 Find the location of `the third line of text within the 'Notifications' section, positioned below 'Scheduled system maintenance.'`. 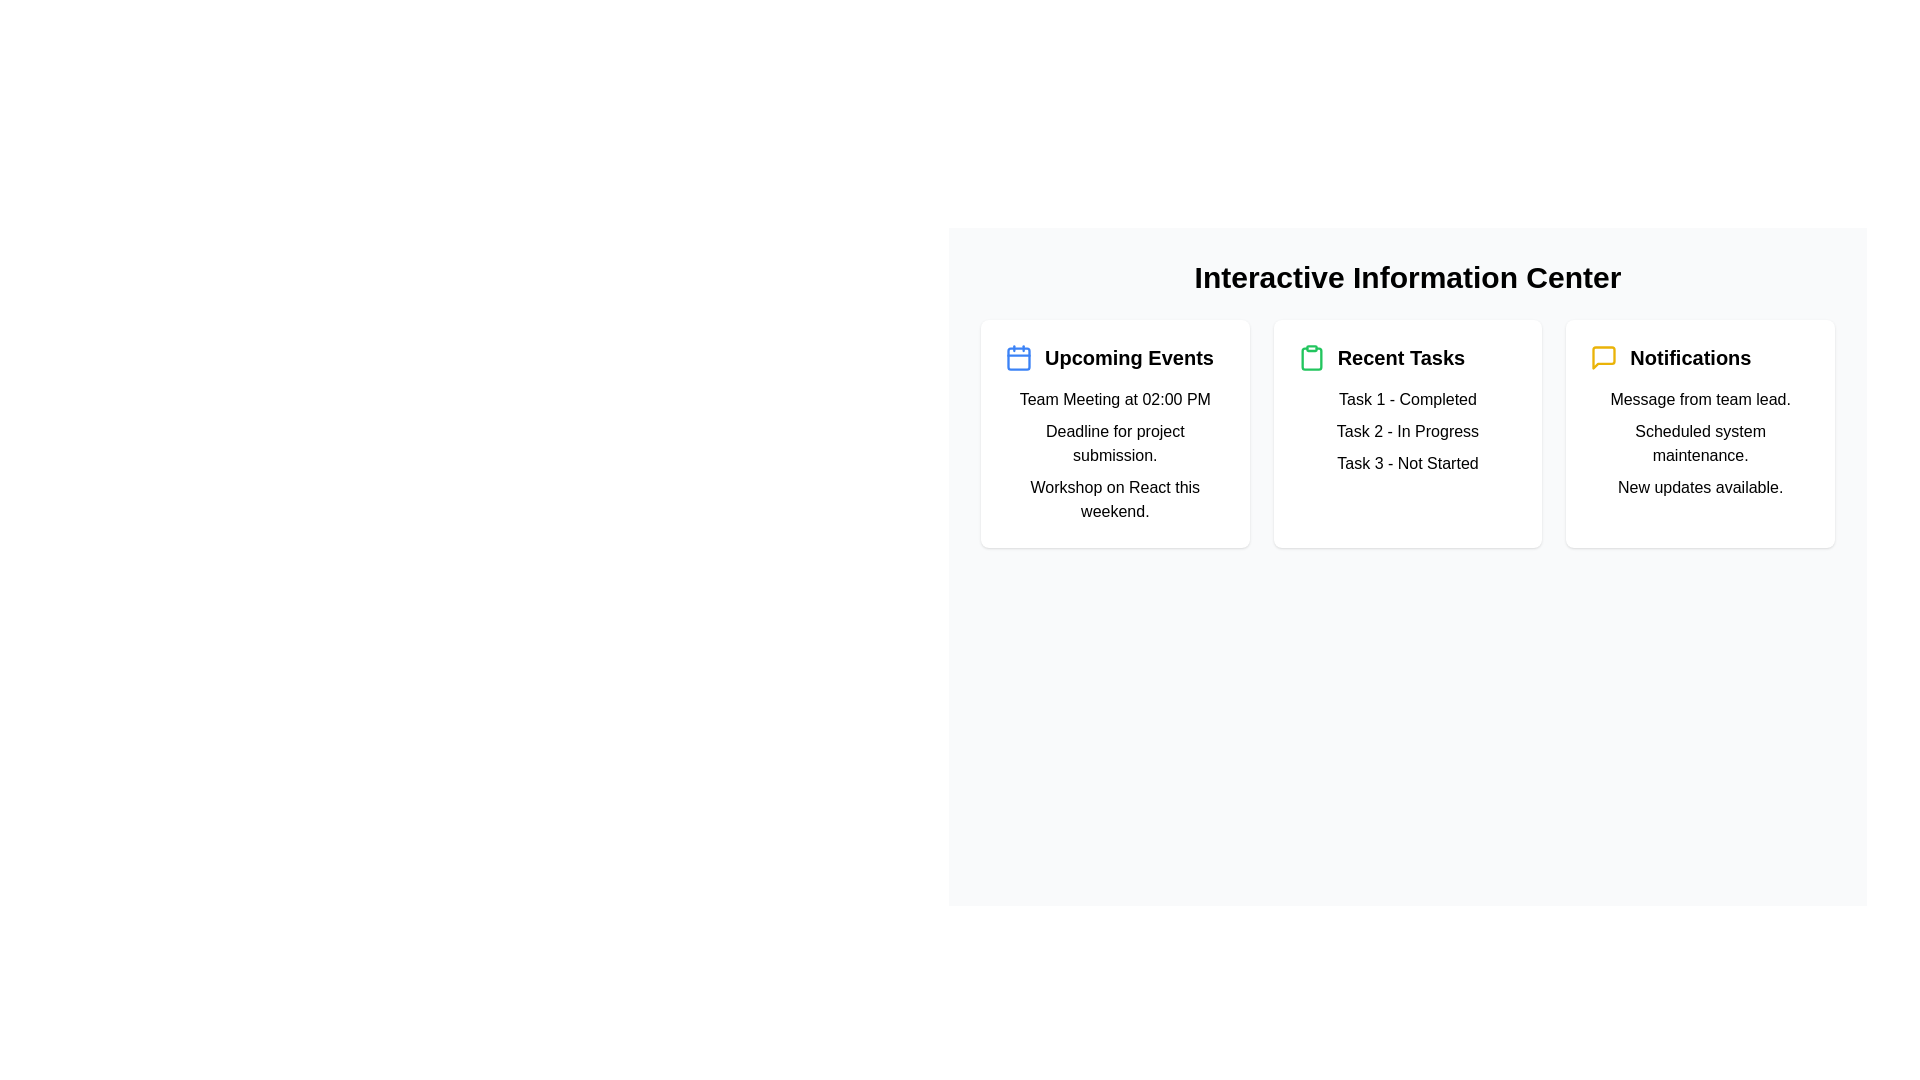

the third line of text within the 'Notifications' section, positioned below 'Scheduled system maintenance.' is located at coordinates (1699, 488).